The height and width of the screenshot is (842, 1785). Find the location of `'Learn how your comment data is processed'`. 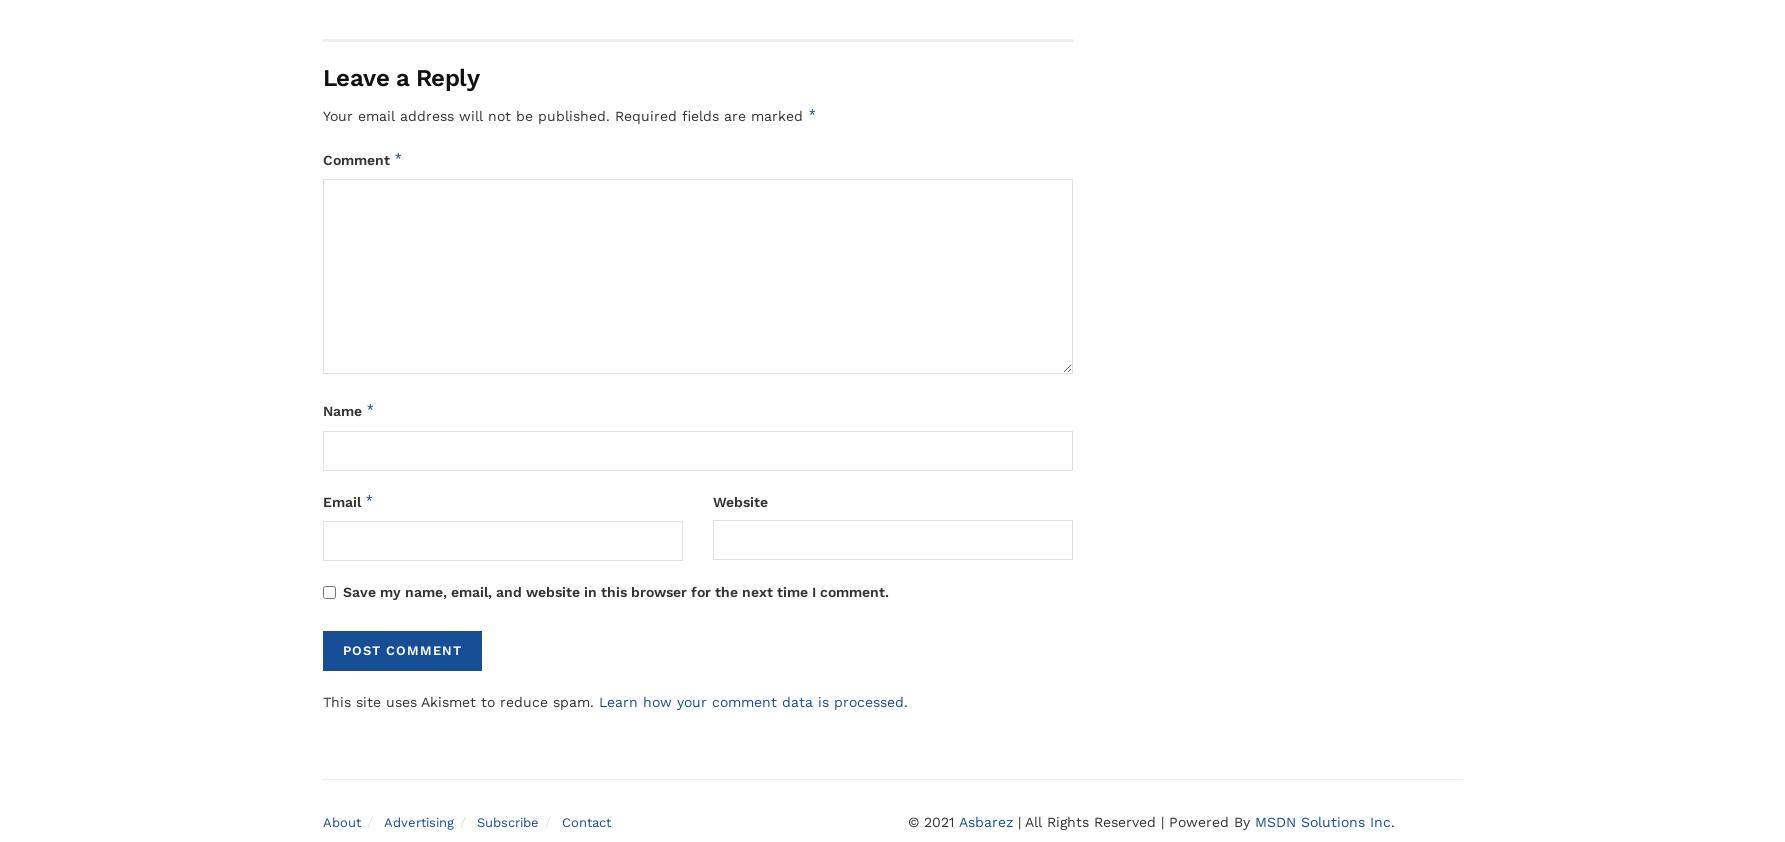

'Learn how your comment data is processed' is located at coordinates (597, 700).